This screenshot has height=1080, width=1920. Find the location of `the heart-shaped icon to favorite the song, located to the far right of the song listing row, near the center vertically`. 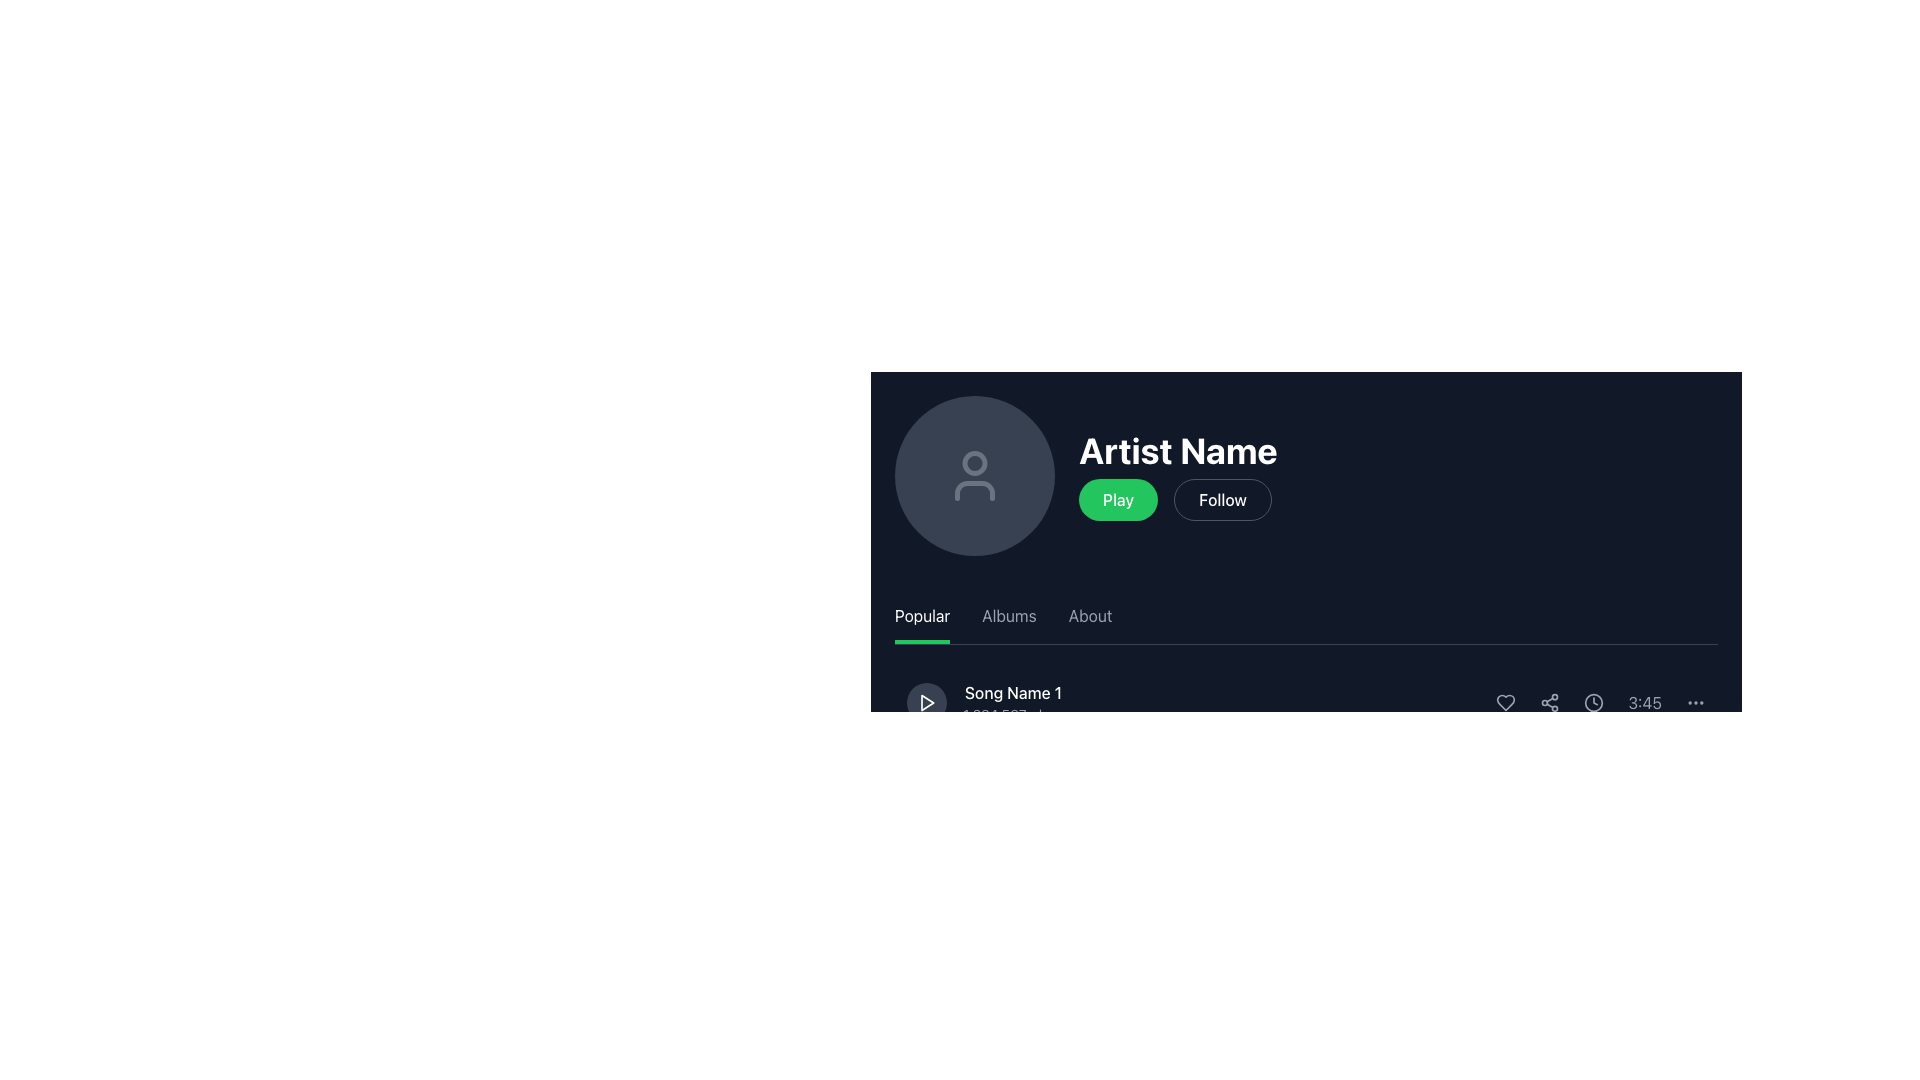

the heart-shaped icon to favorite the song, located to the far right of the song listing row, near the center vertically is located at coordinates (1506, 701).